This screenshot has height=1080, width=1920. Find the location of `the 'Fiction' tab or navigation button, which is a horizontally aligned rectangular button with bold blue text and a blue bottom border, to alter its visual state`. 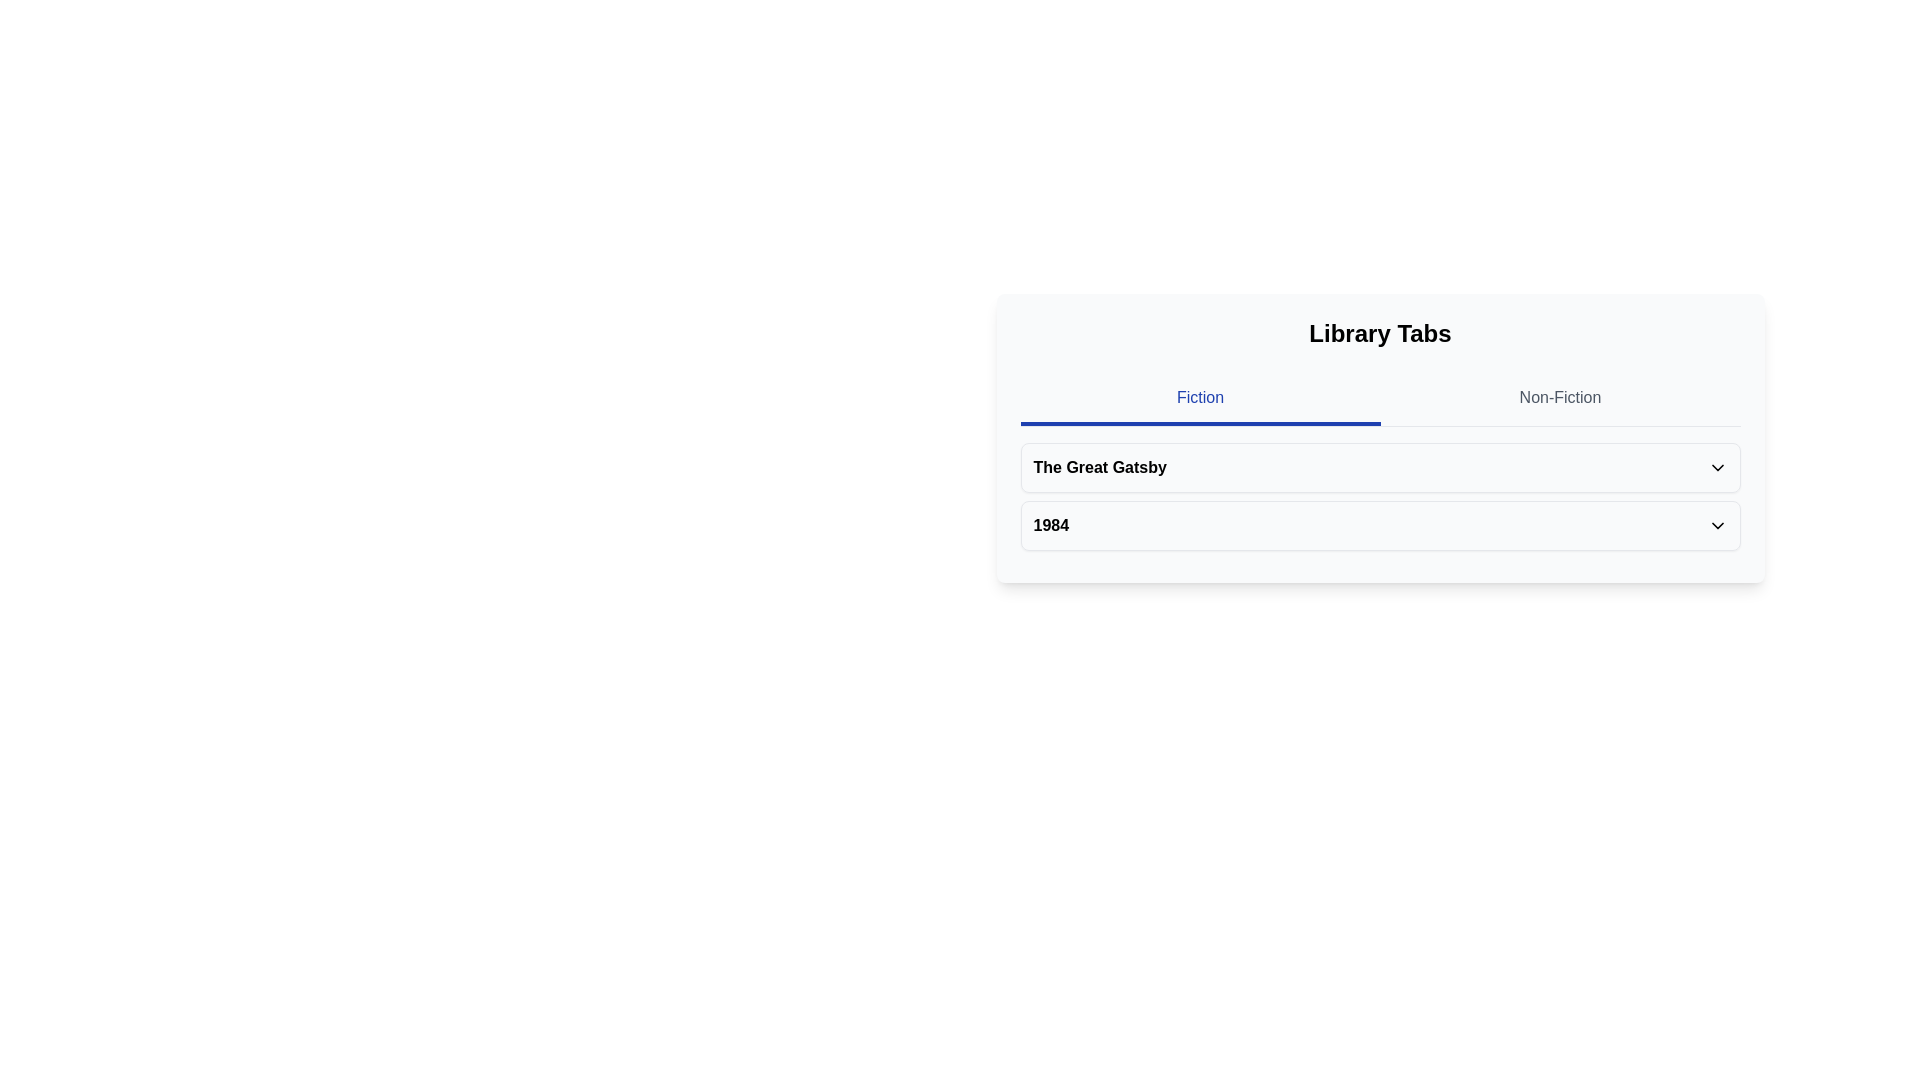

the 'Fiction' tab or navigation button, which is a horizontally aligned rectangular button with bold blue text and a blue bottom border, to alter its visual state is located at coordinates (1200, 400).